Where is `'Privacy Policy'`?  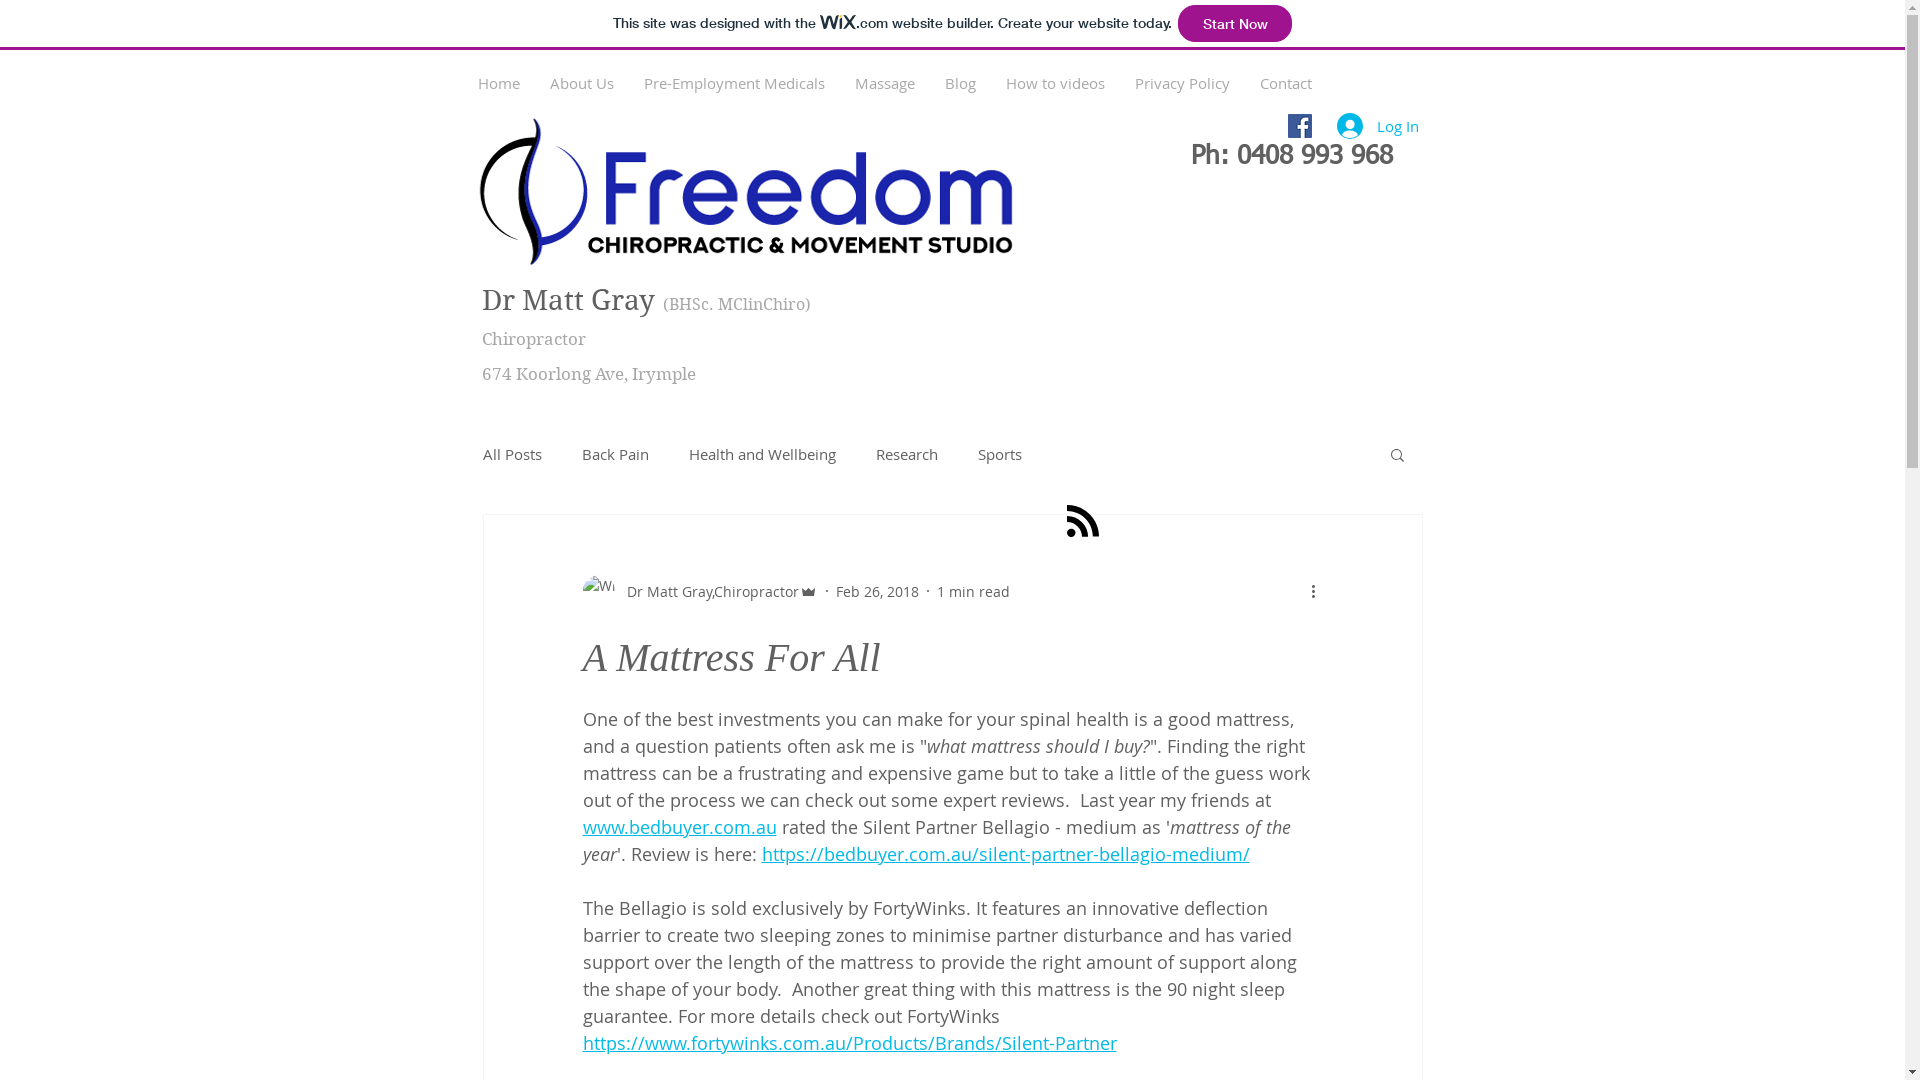
'Privacy Policy' is located at coordinates (1182, 82).